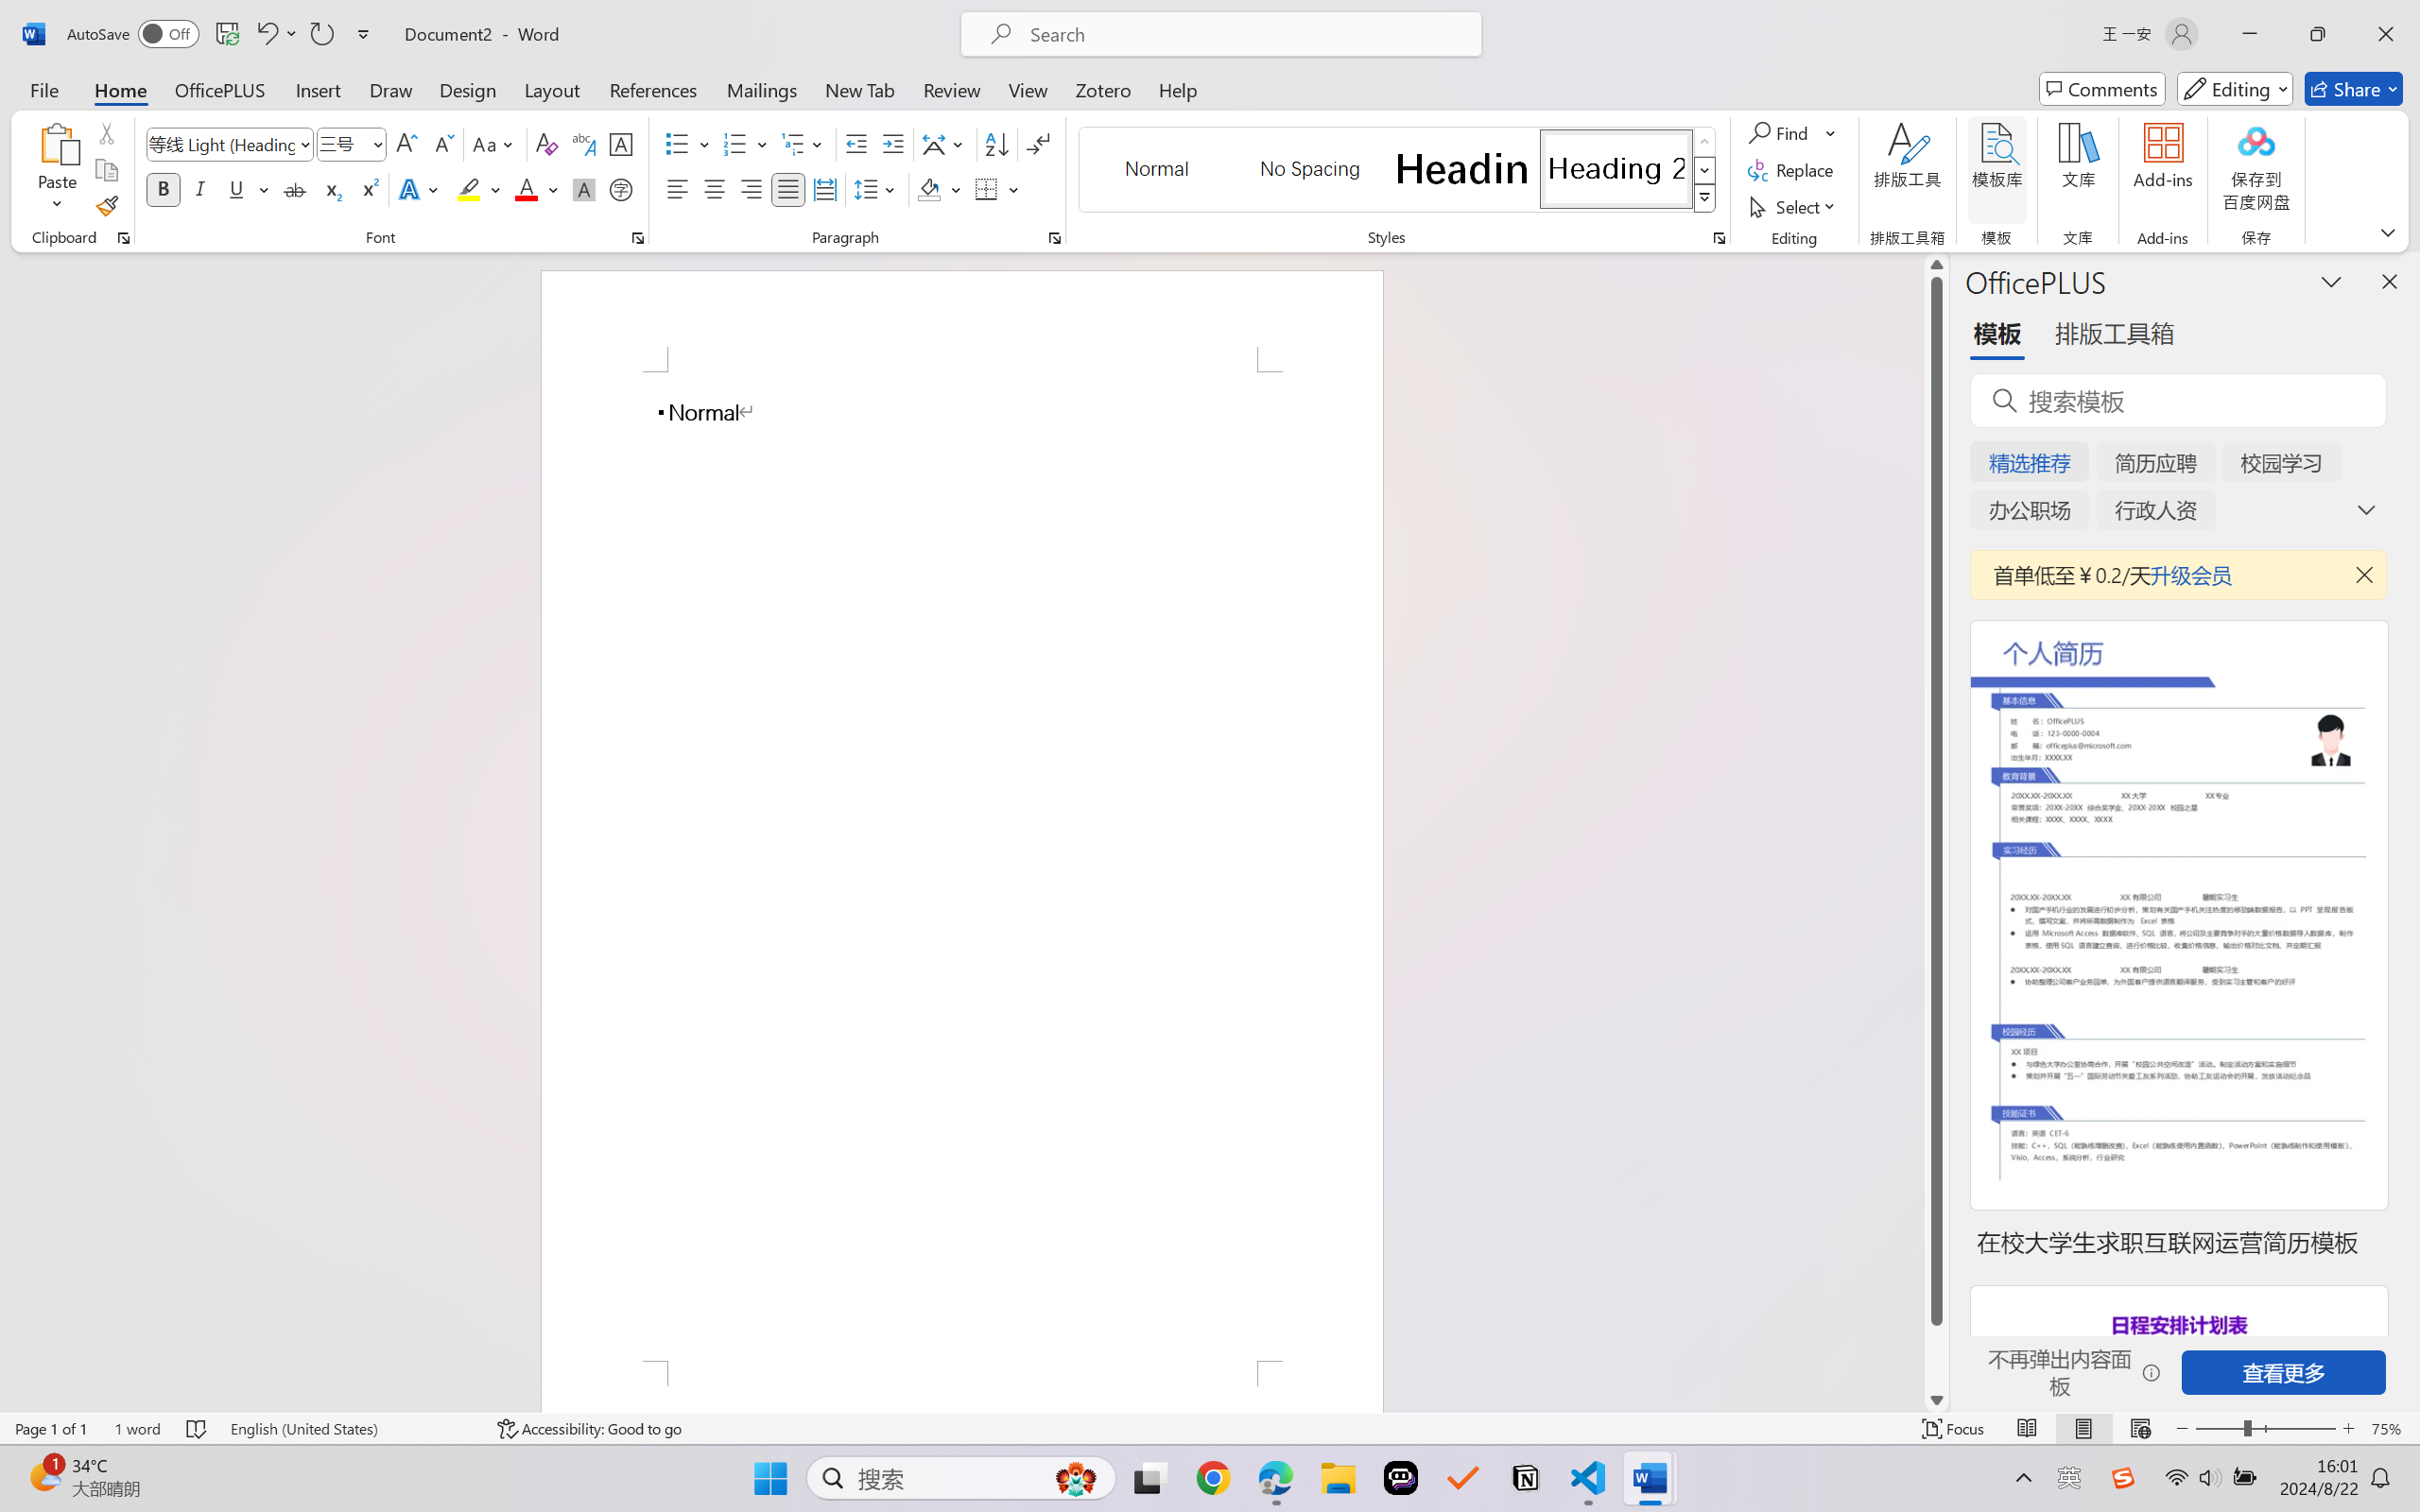 The image size is (2420, 1512). Describe the element at coordinates (588, 1428) in the screenshot. I see `'Accessibility Checker Accessibility: Good to go'` at that location.